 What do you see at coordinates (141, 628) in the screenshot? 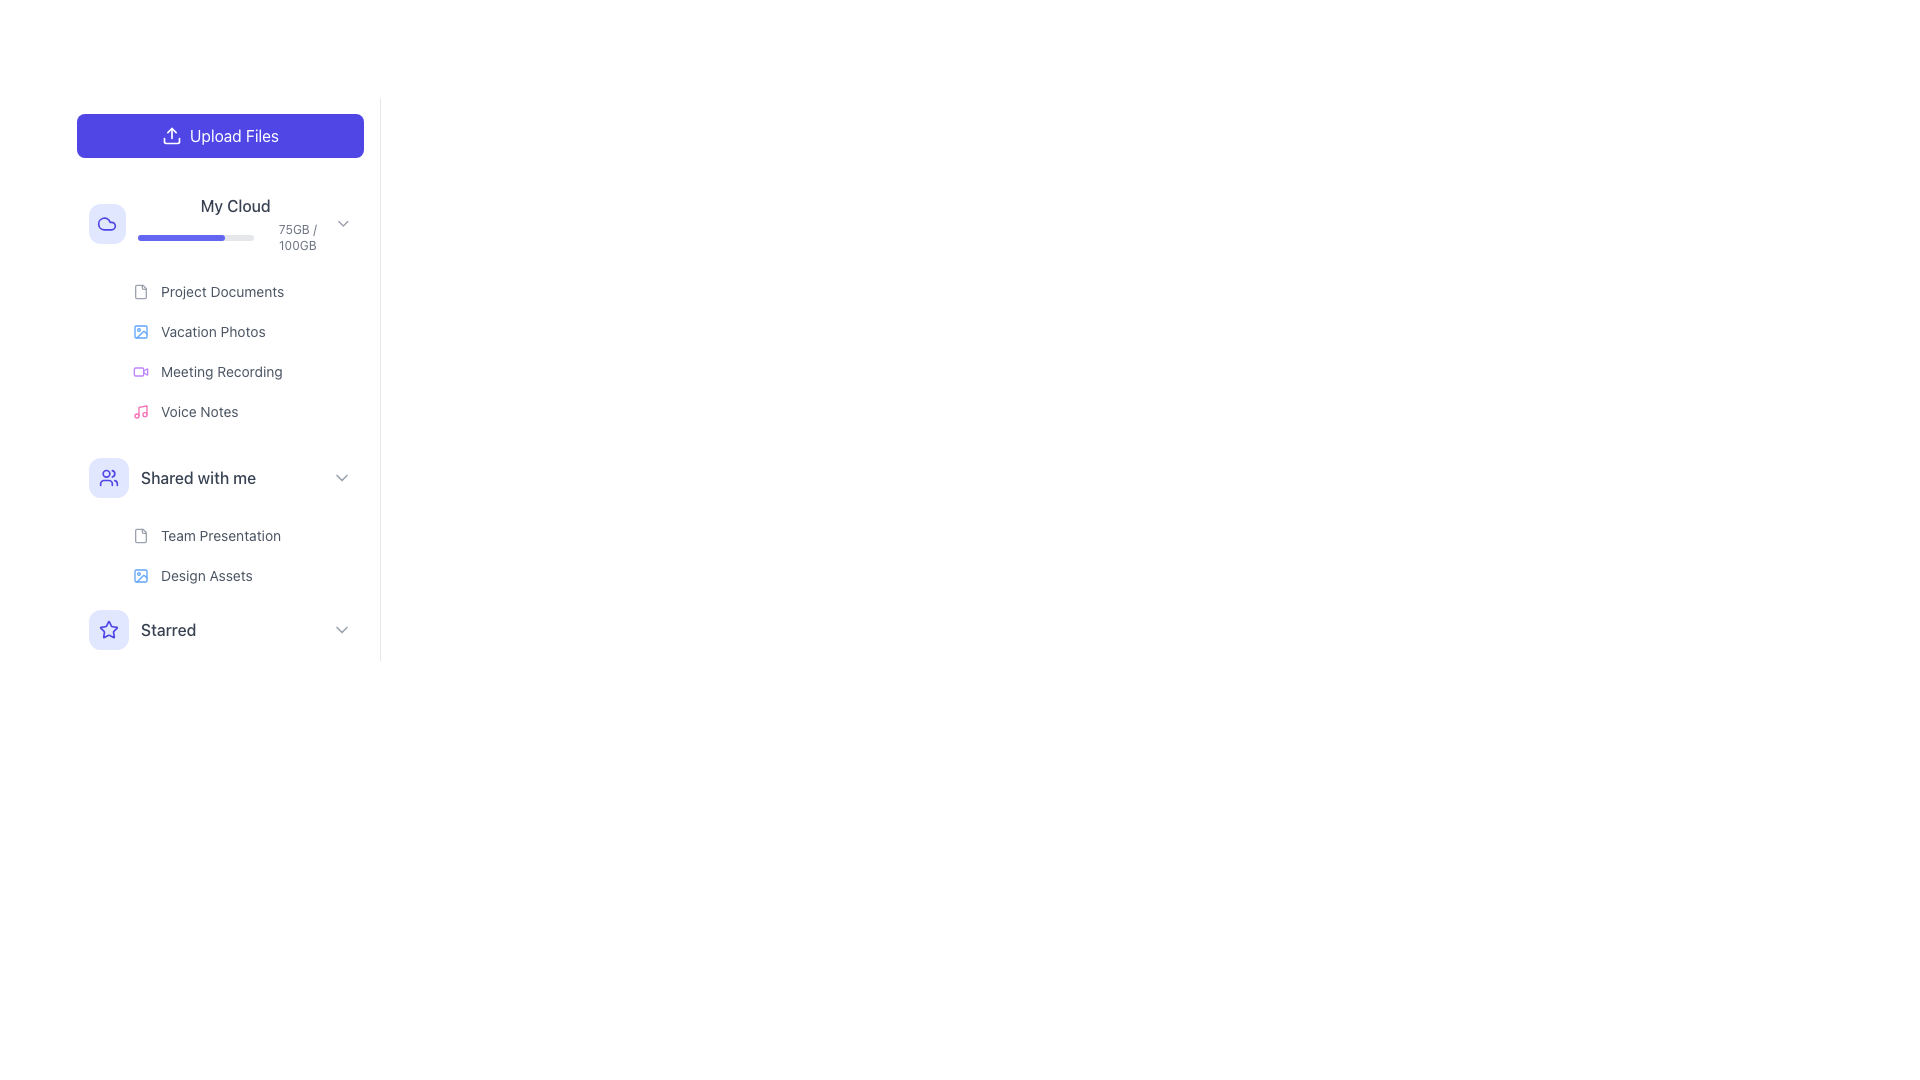
I see `the 'Starred' menu link item in the vertical sidebar menu` at bounding box center [141, 628].